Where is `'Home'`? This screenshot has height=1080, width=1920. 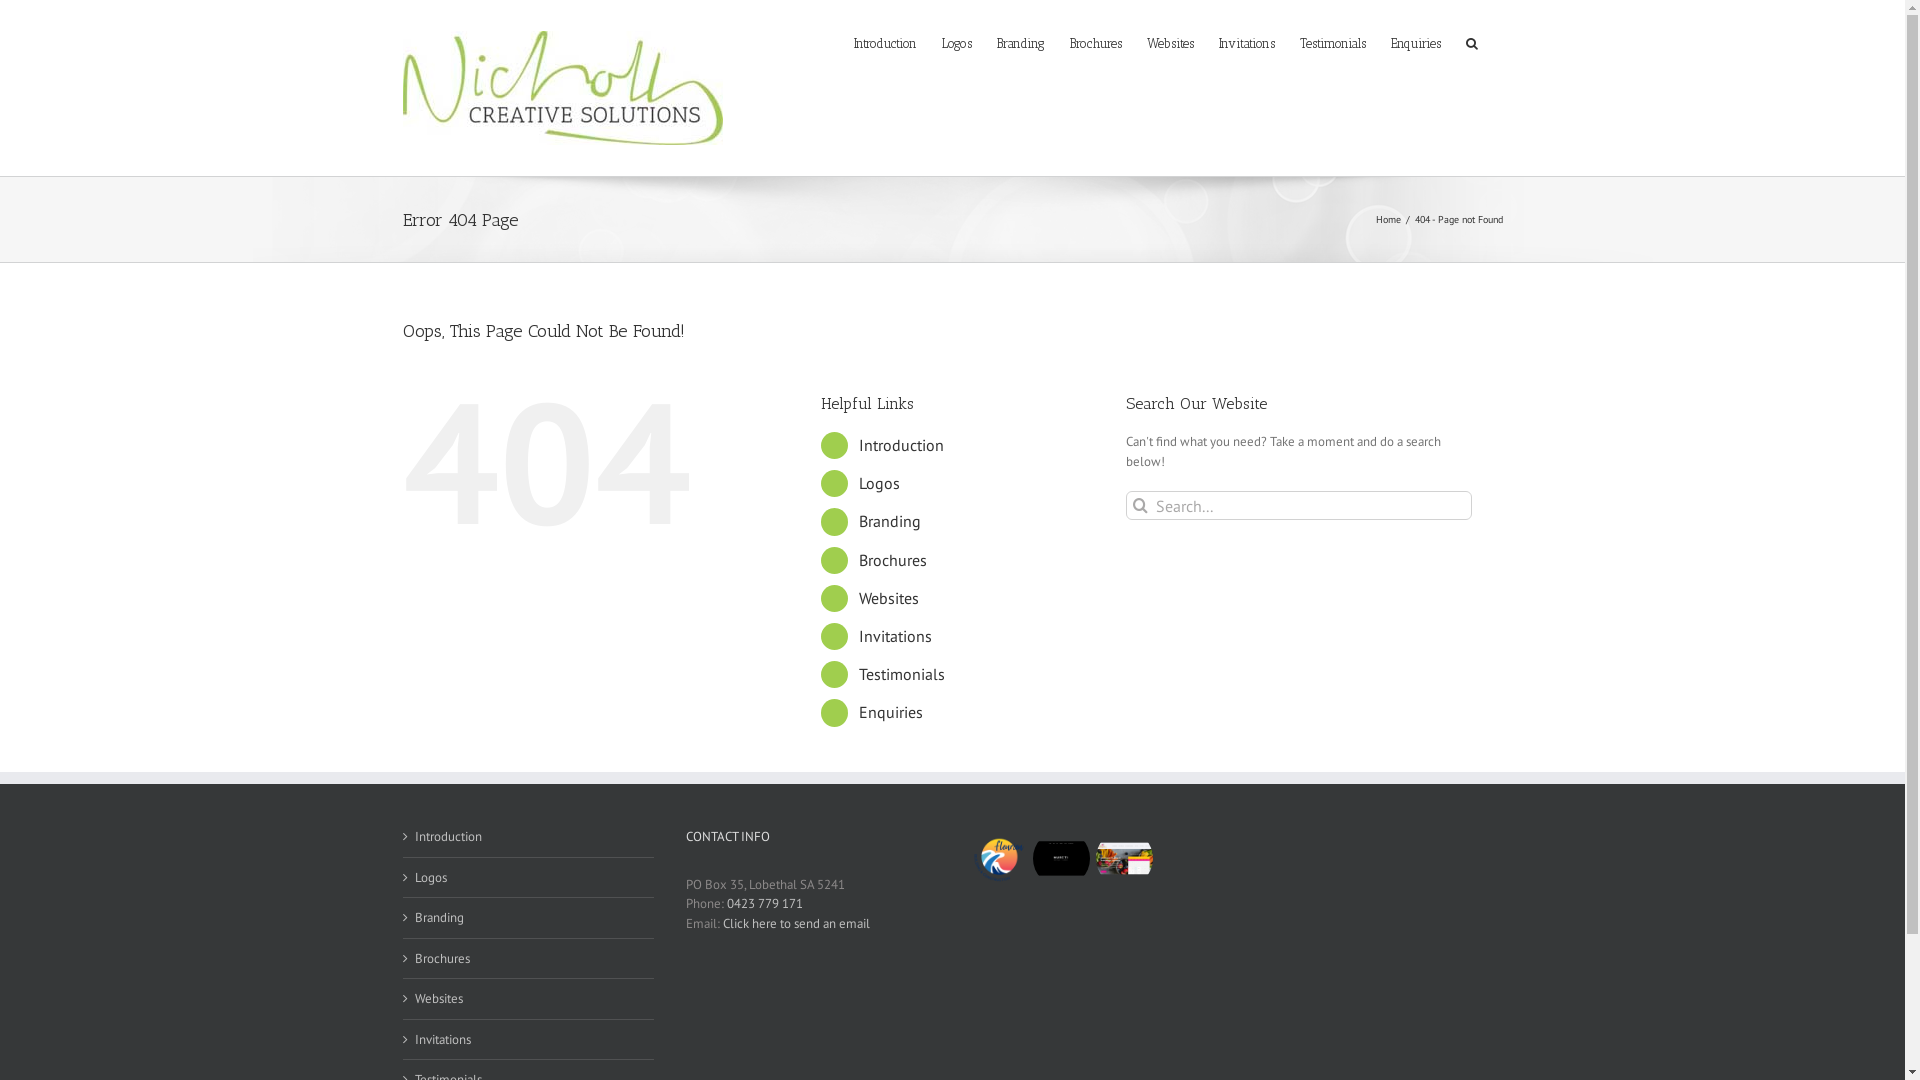
'Home' is located at coordinates (1387, 219).